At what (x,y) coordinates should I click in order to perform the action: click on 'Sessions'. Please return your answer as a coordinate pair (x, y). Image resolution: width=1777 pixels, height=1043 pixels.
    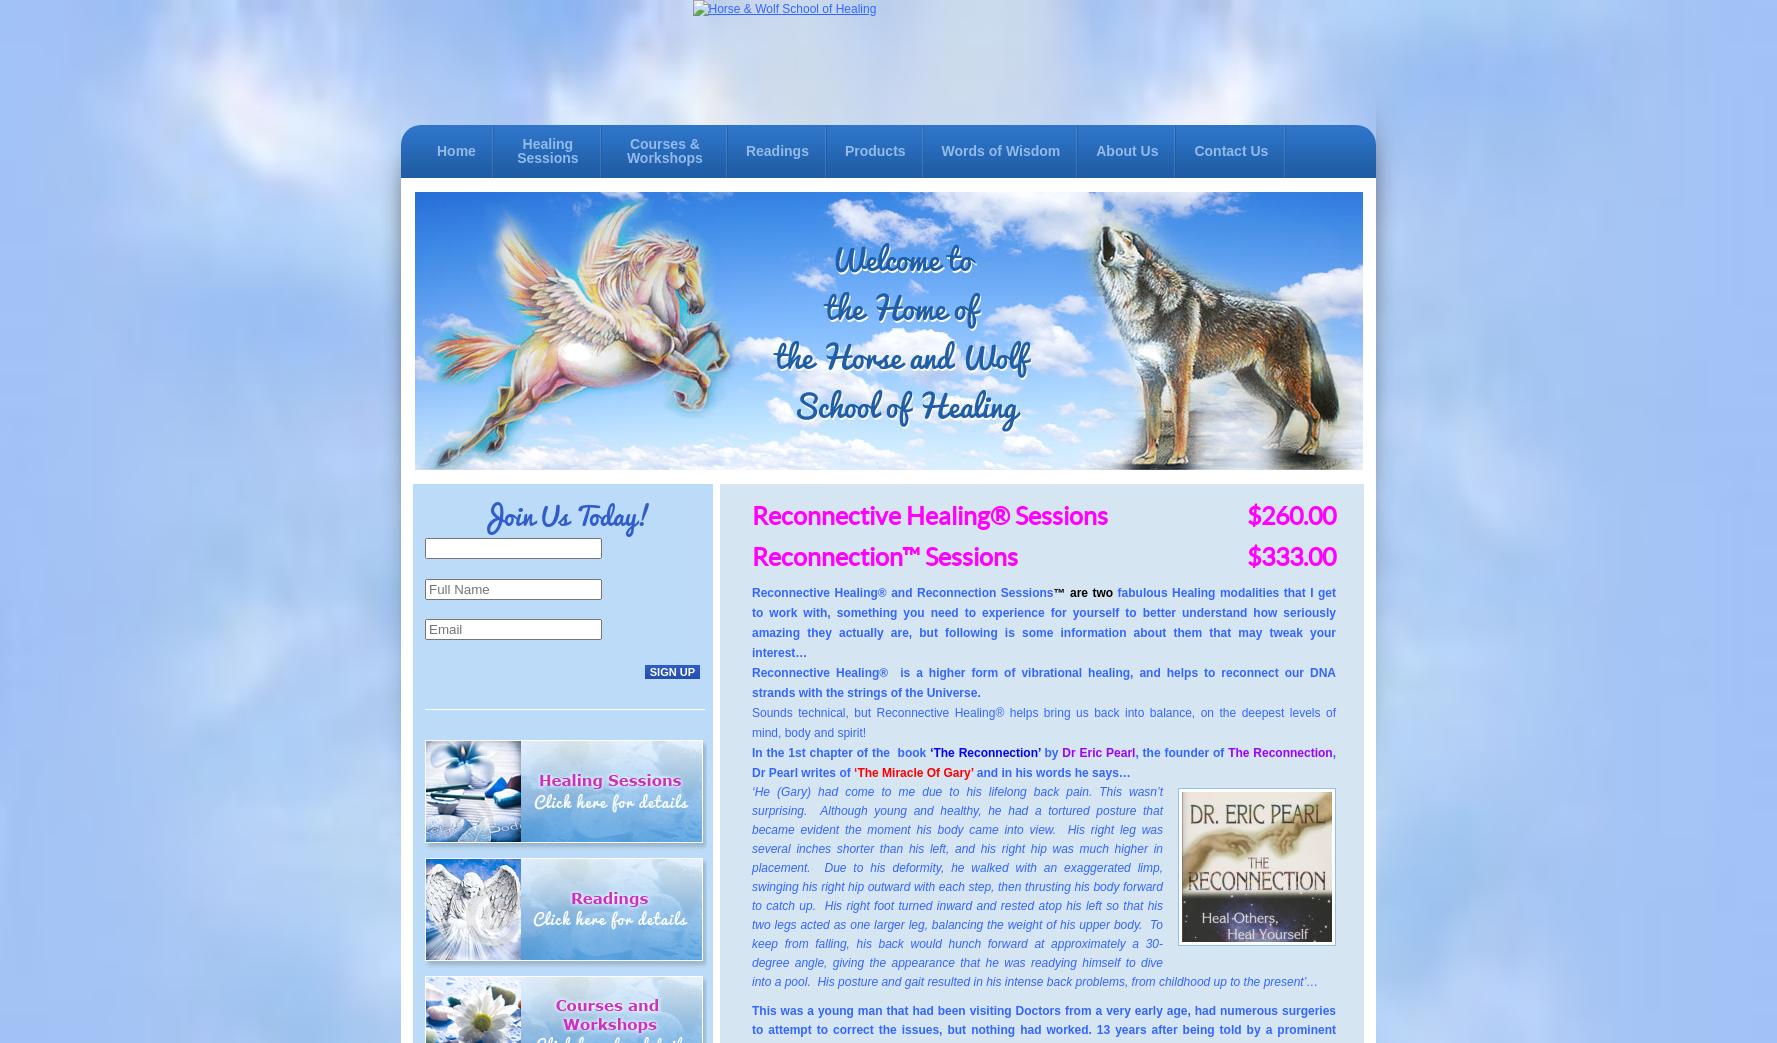
    Looking at the image, I should click on (924, 556).